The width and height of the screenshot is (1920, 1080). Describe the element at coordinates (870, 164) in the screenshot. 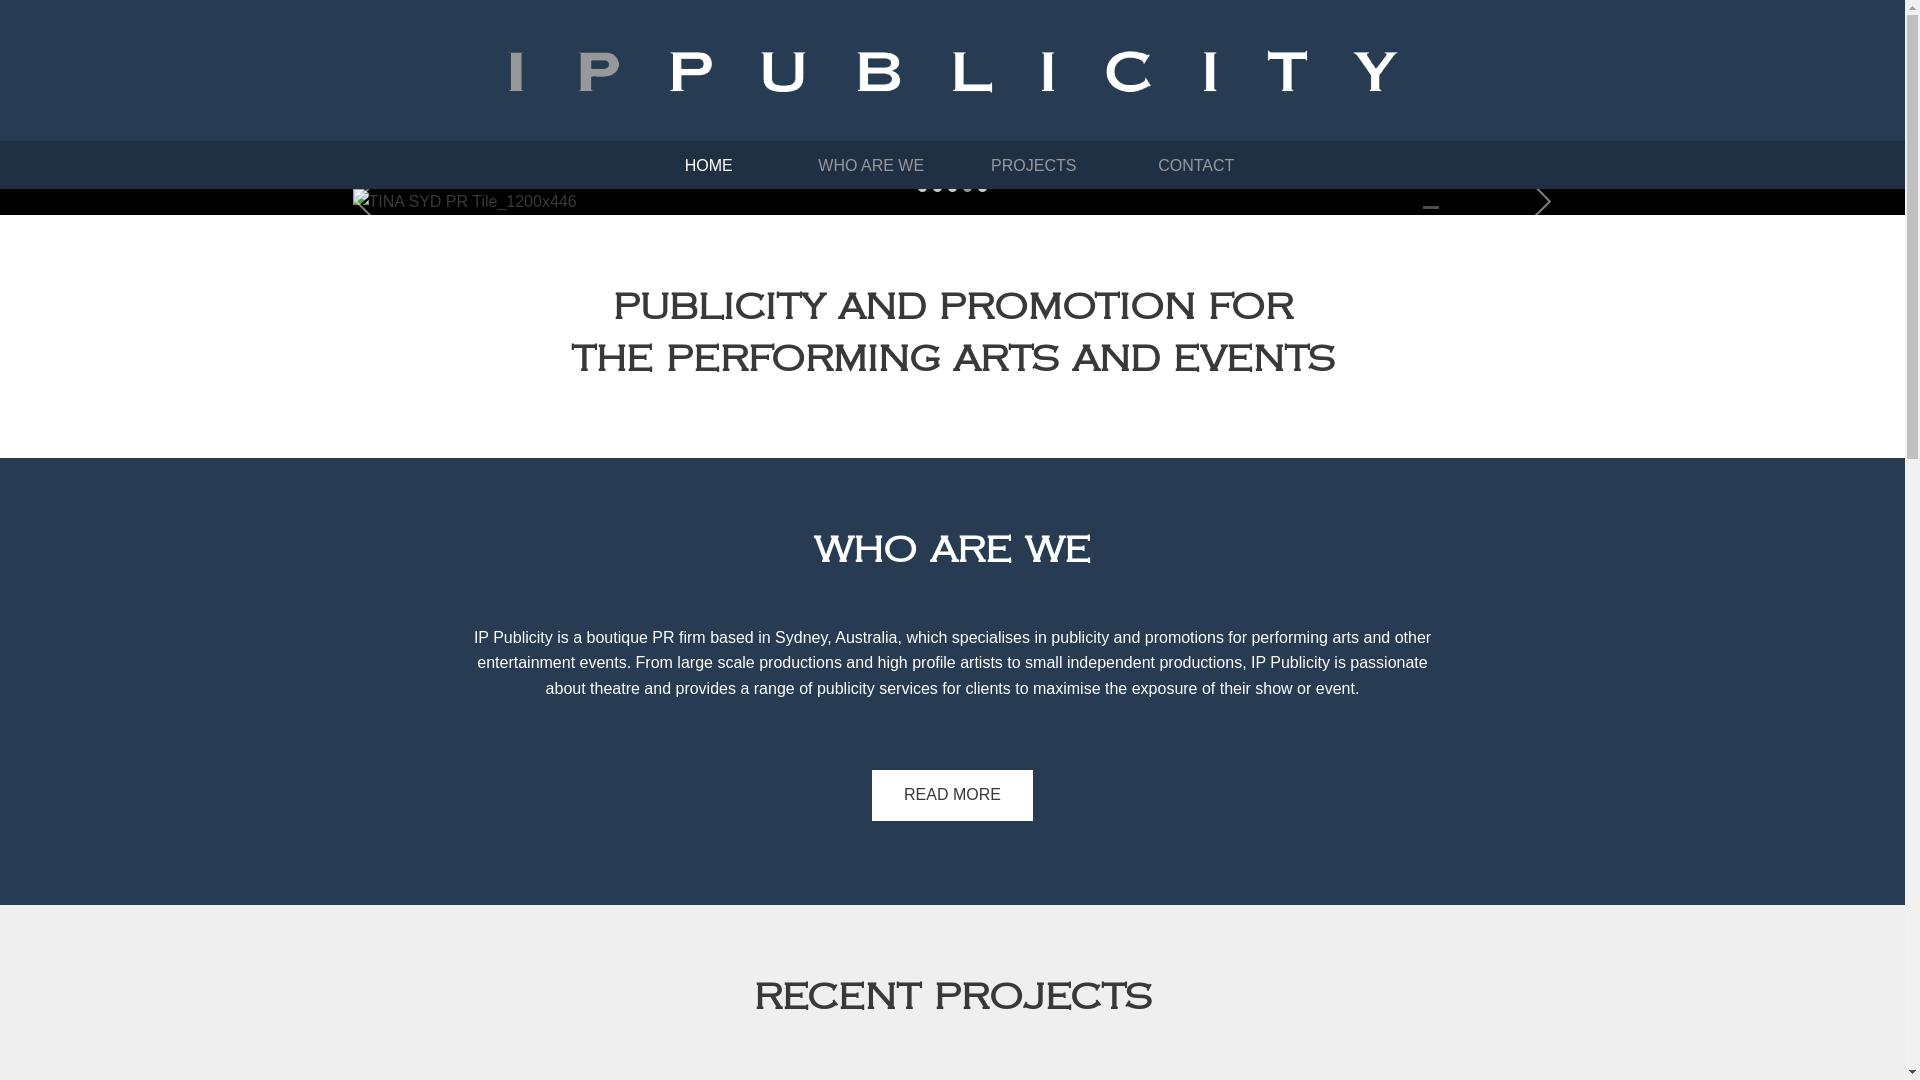

I see `'WHO ARE WE'` at that location.